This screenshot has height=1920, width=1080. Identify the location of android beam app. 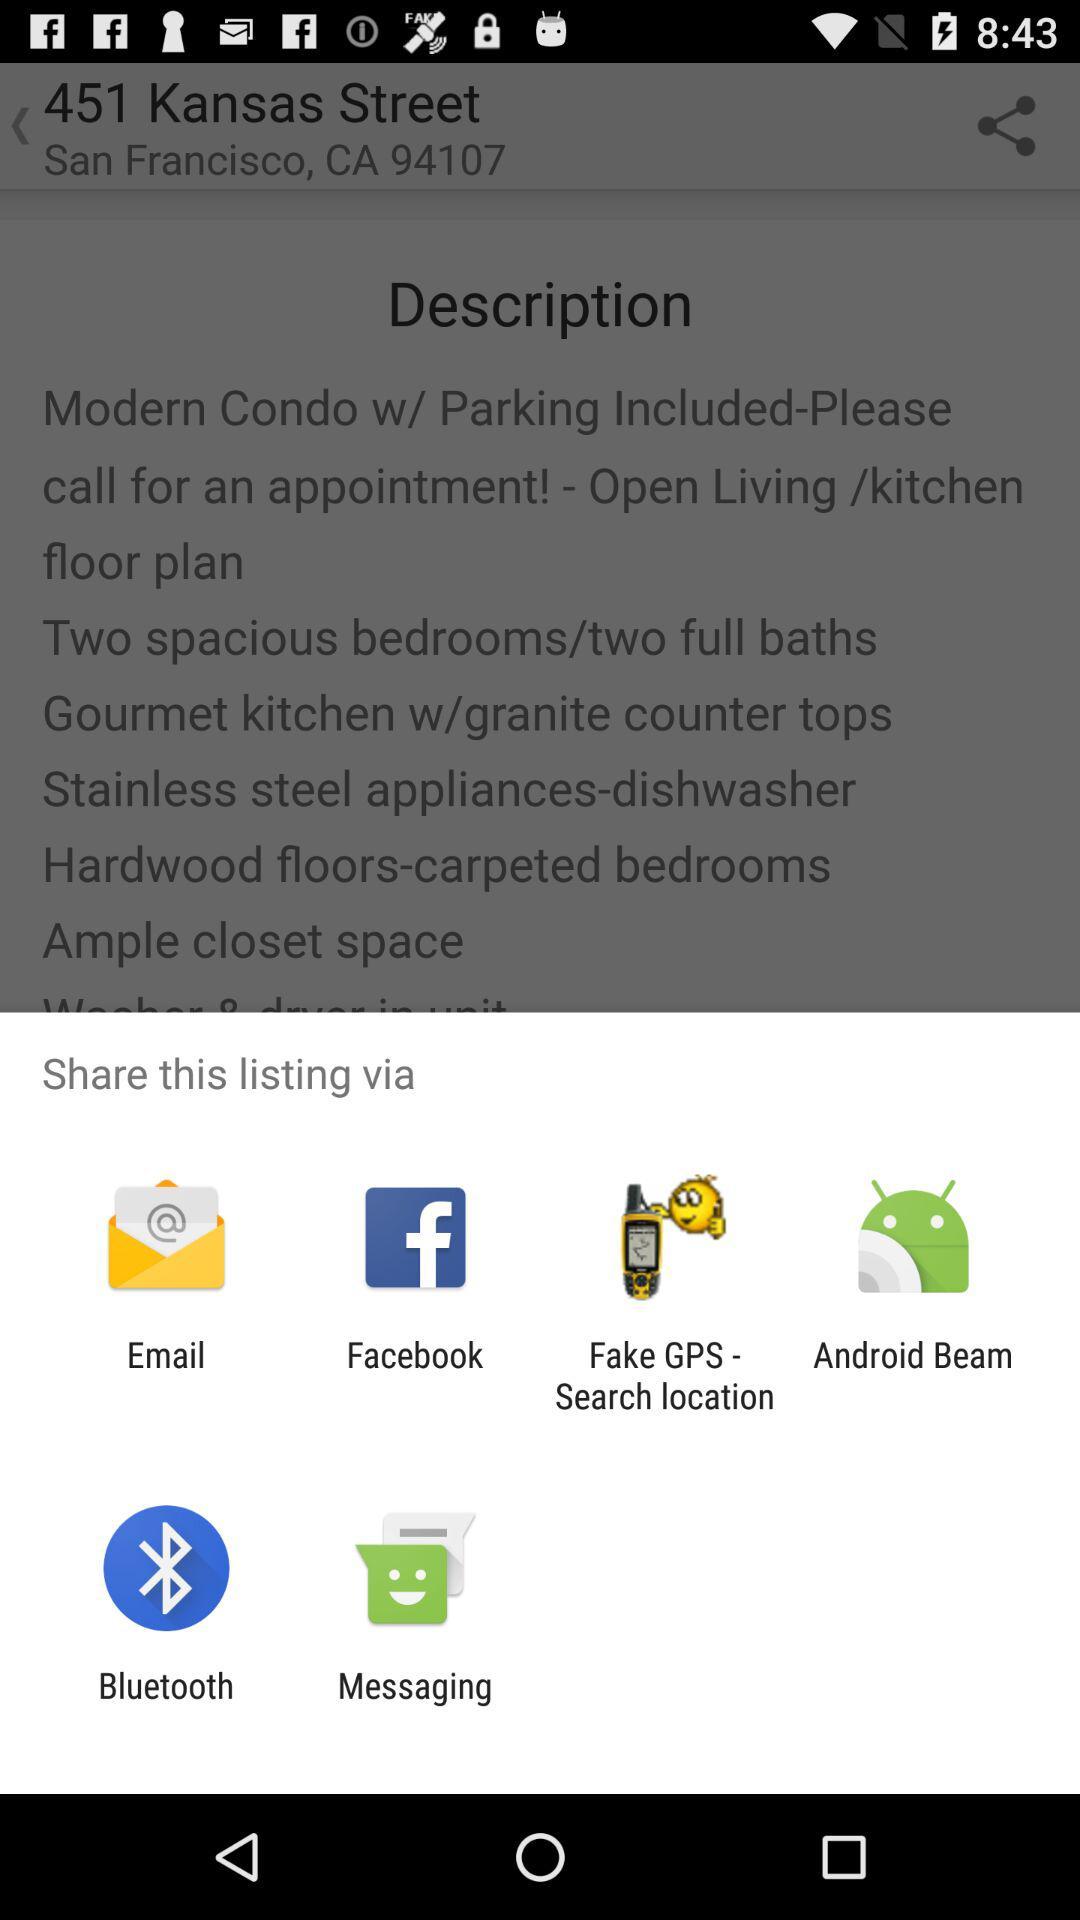
(913, 1374).